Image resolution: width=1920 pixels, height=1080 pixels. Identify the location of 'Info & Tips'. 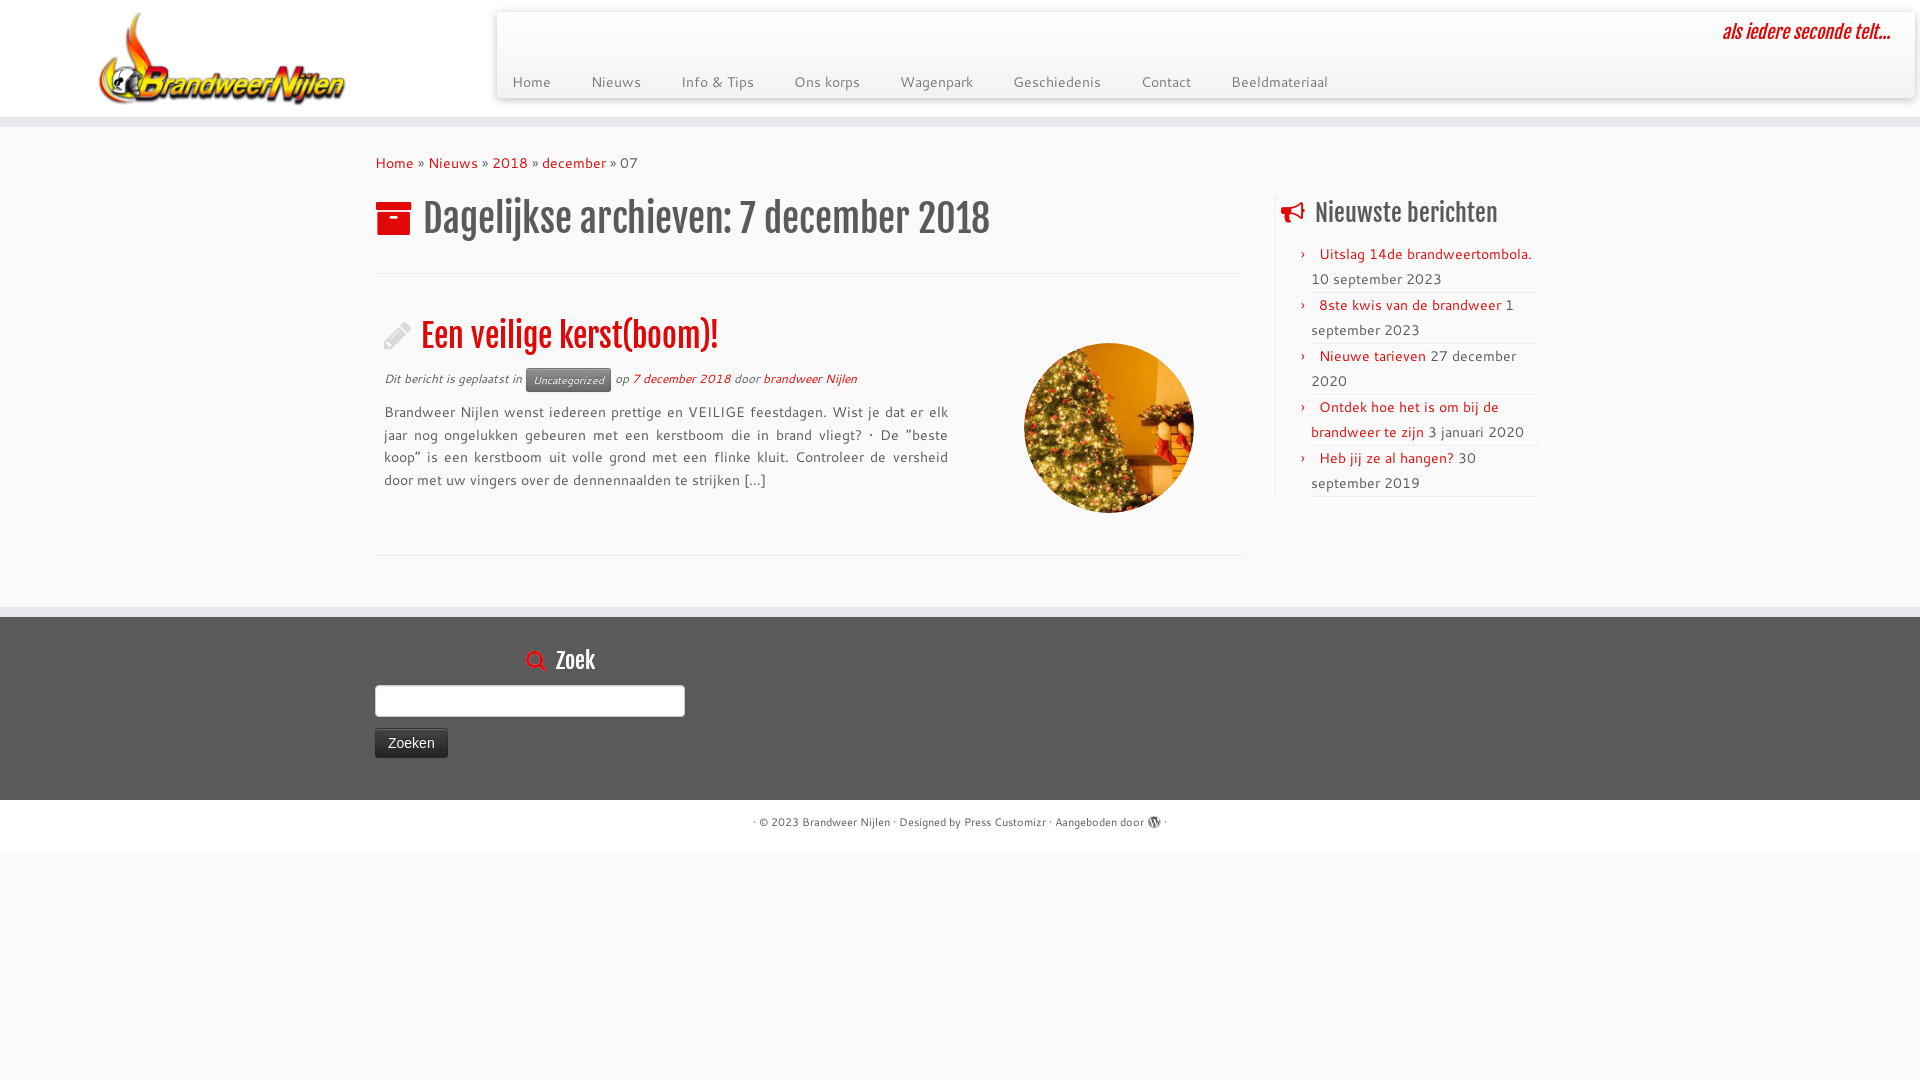
(661, 80).